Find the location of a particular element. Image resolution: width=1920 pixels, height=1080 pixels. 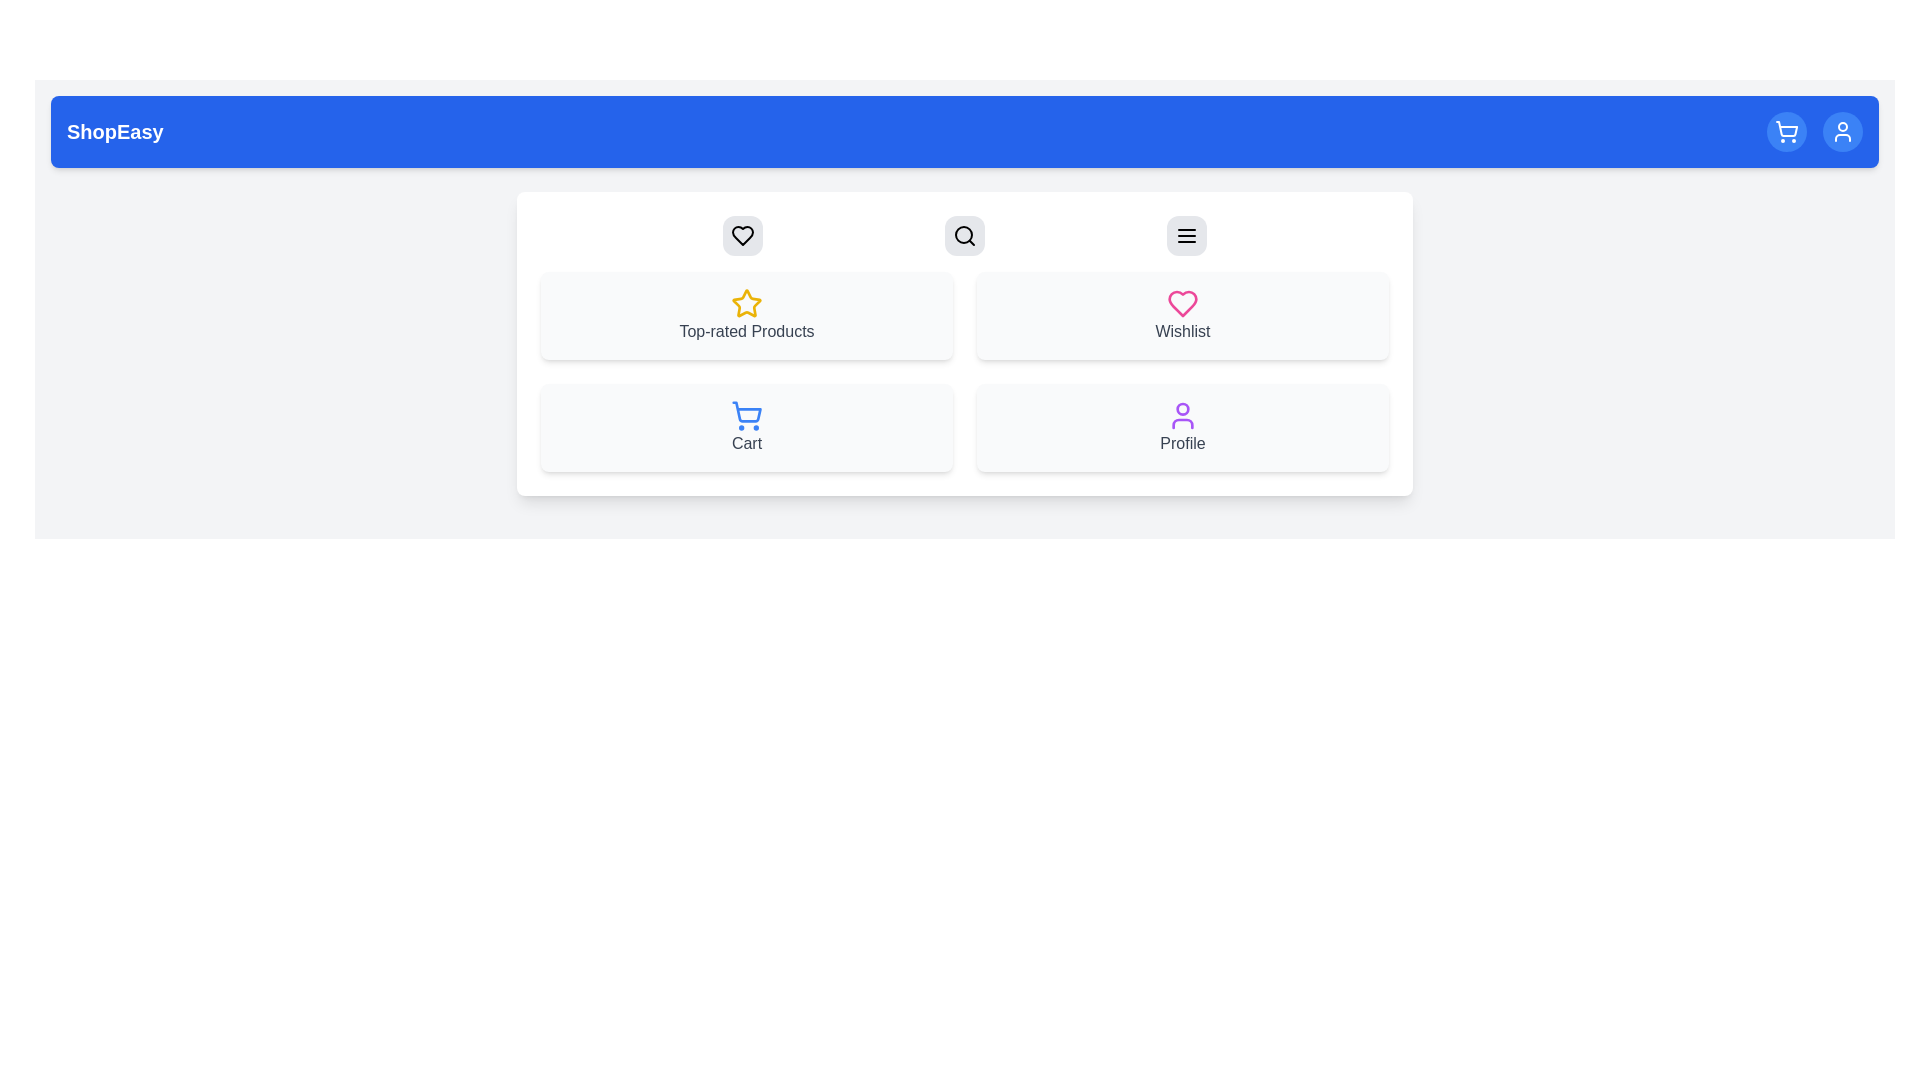

the circular graphical component resembling a lens that is part of the search icon located centrally within the third icon from the left on the navigation bar at the top of the interface is located at coordinates (964, 234).